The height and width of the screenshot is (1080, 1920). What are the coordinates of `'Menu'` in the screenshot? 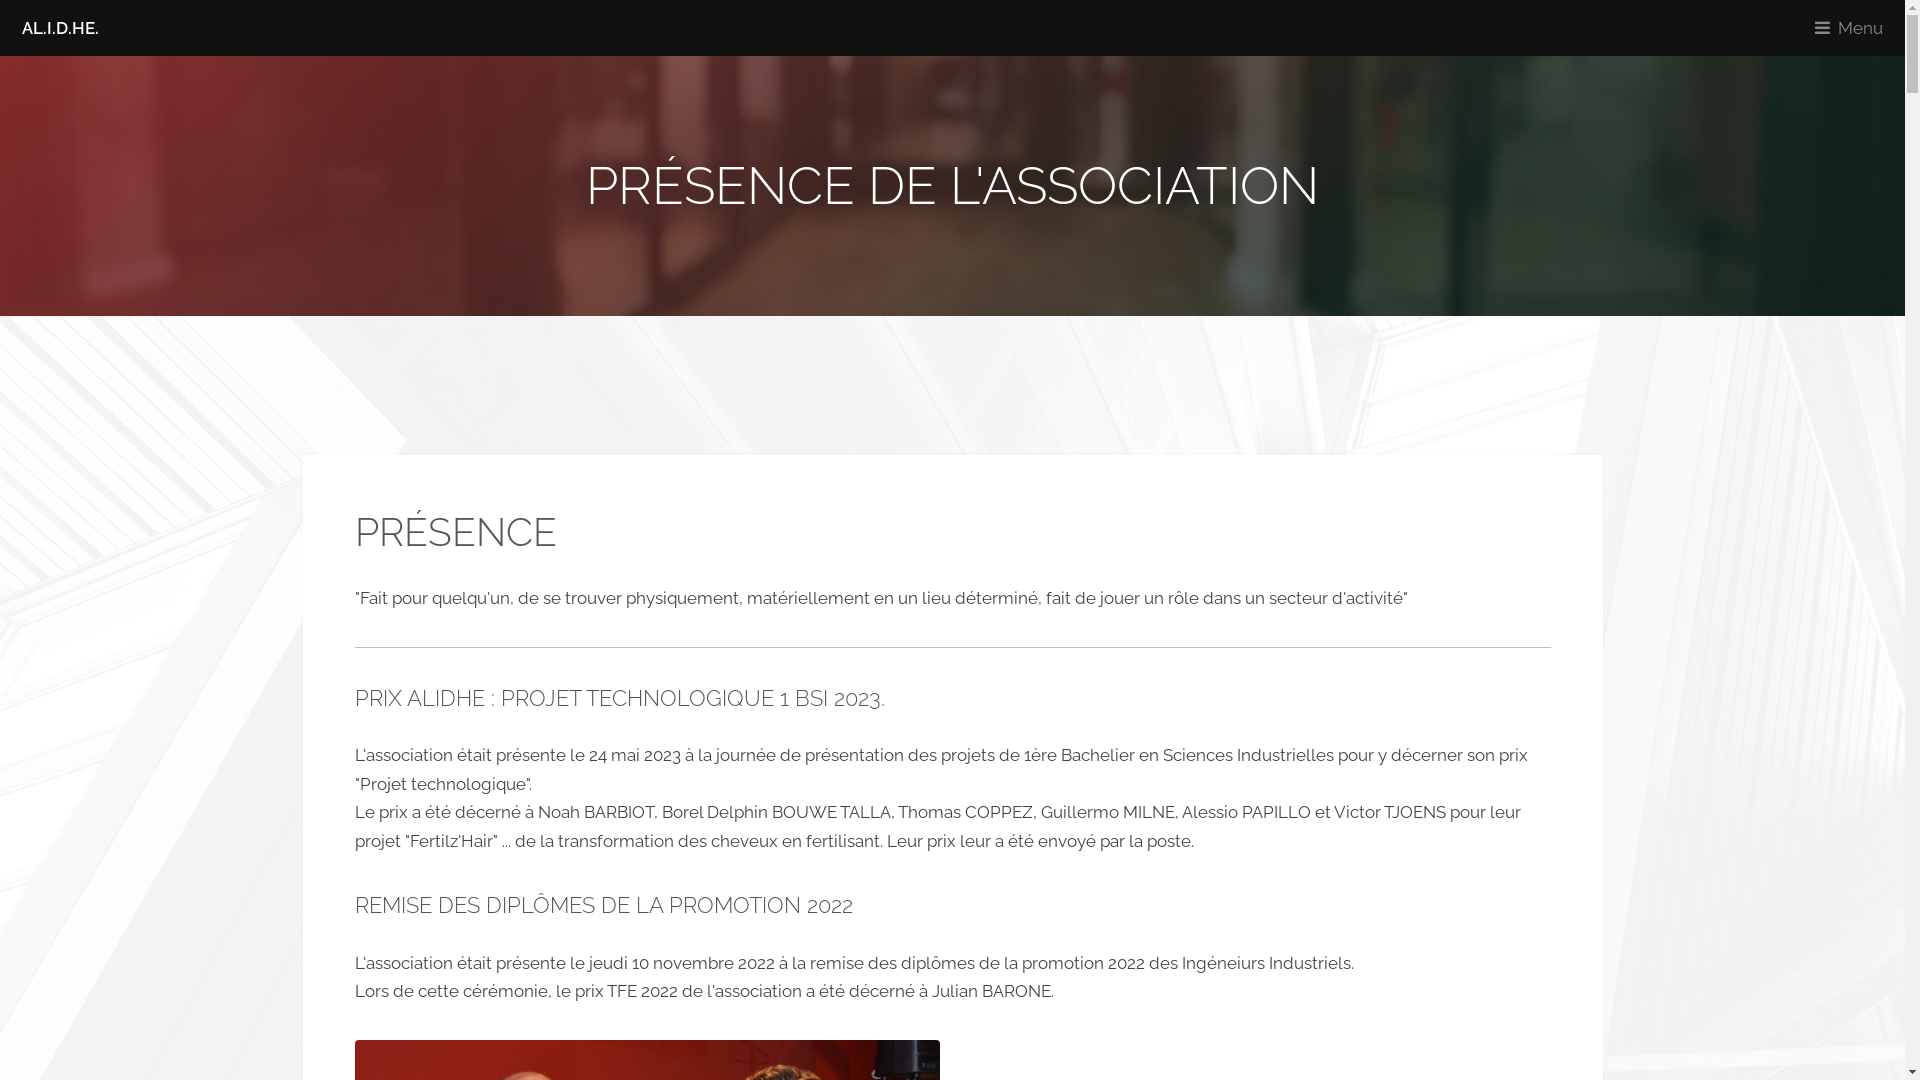 It's located at (1852, 27).